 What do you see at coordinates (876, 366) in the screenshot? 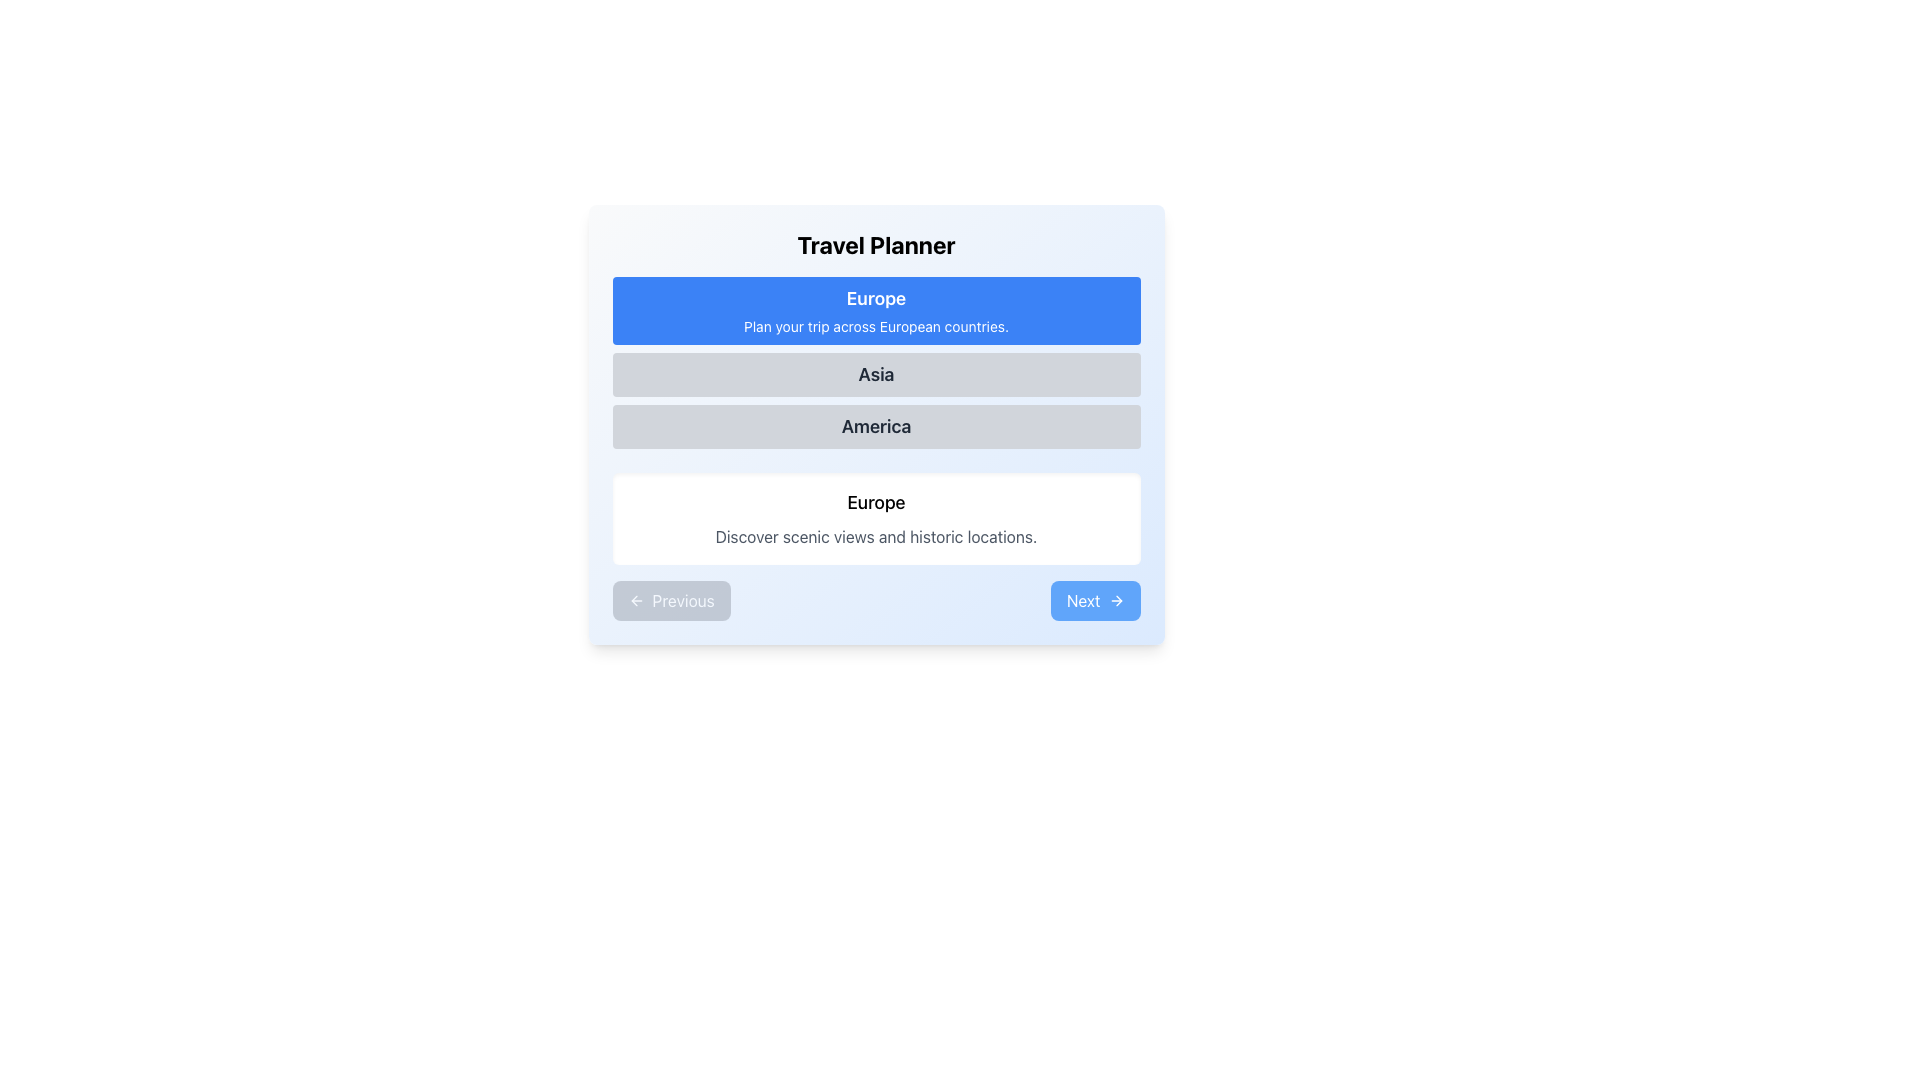
I see `the 'Asia' section of the Grouped Text Sections under the 'Travel Planner' title for additional details` at bounding box center [876, 366].